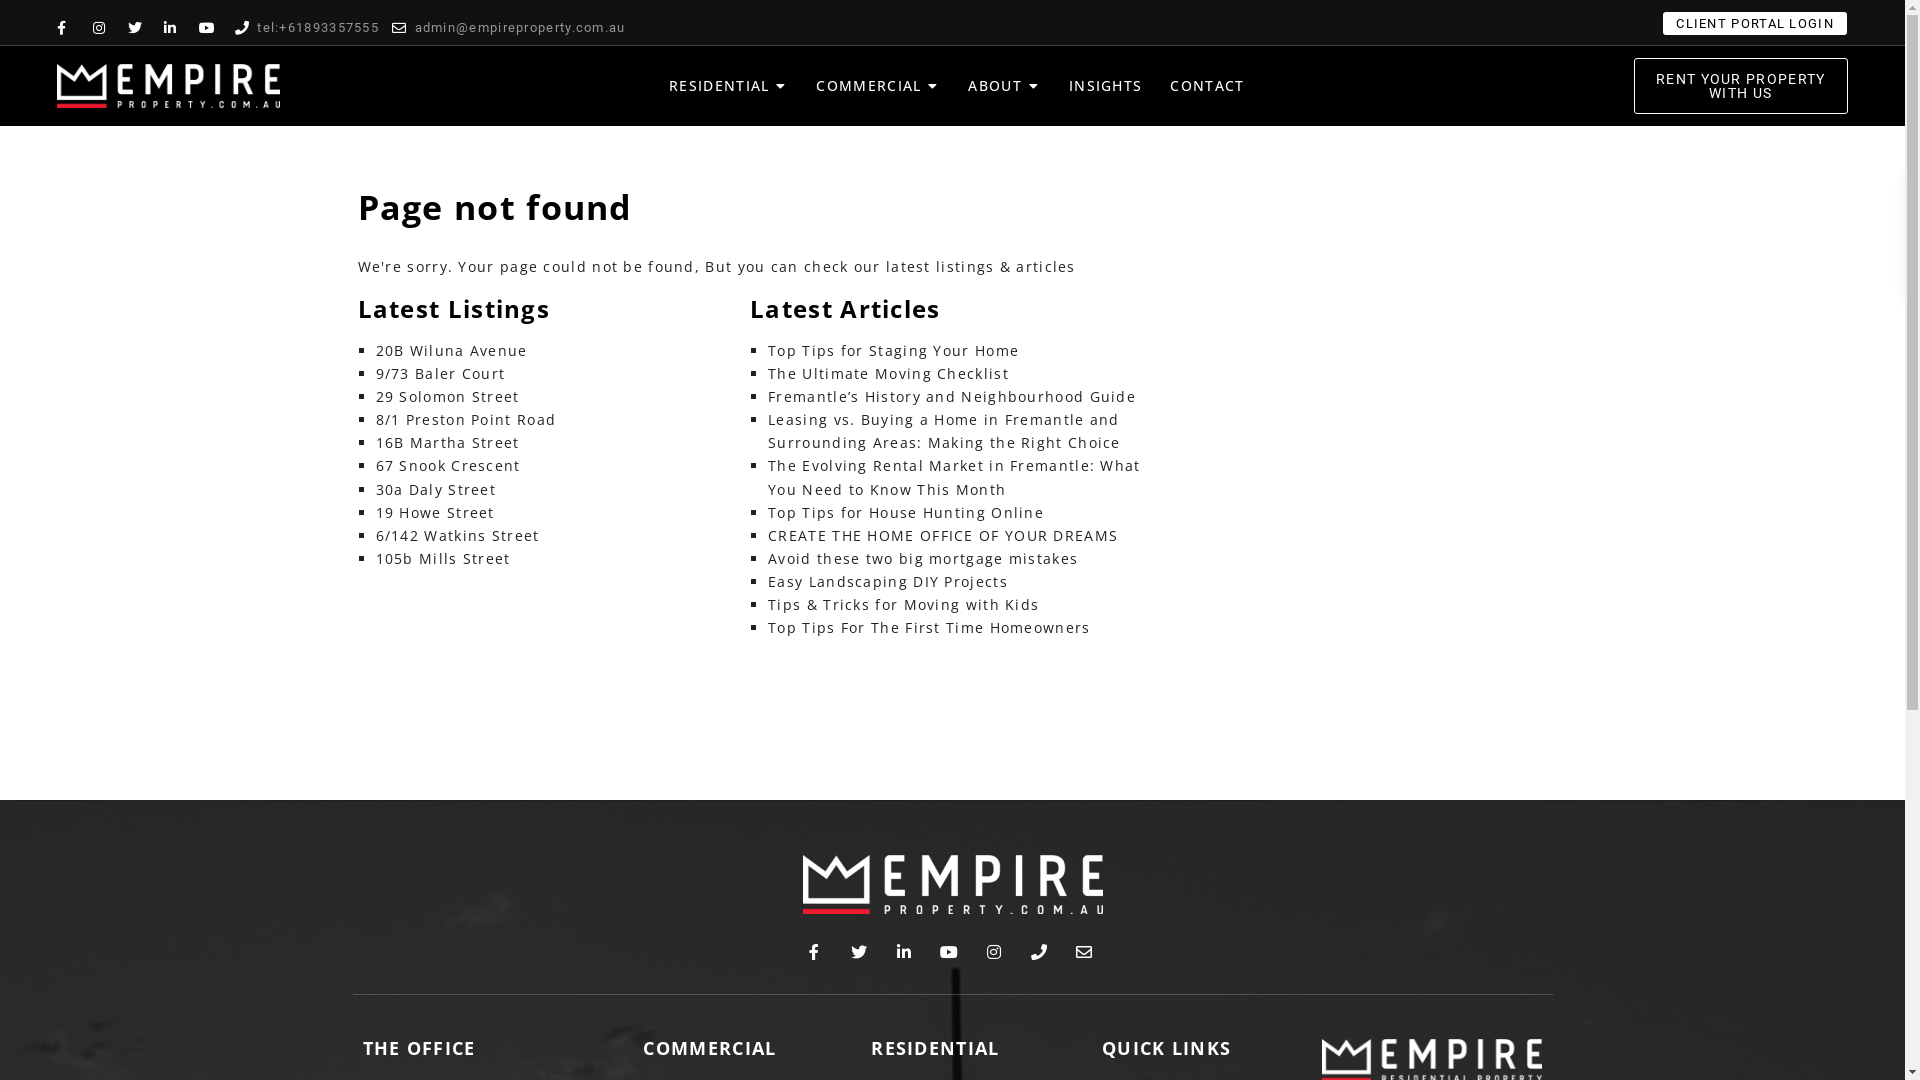  Describe the element at coordinates (375, 511) in the screenshot. I see `'19 Howe Street'` at that location.